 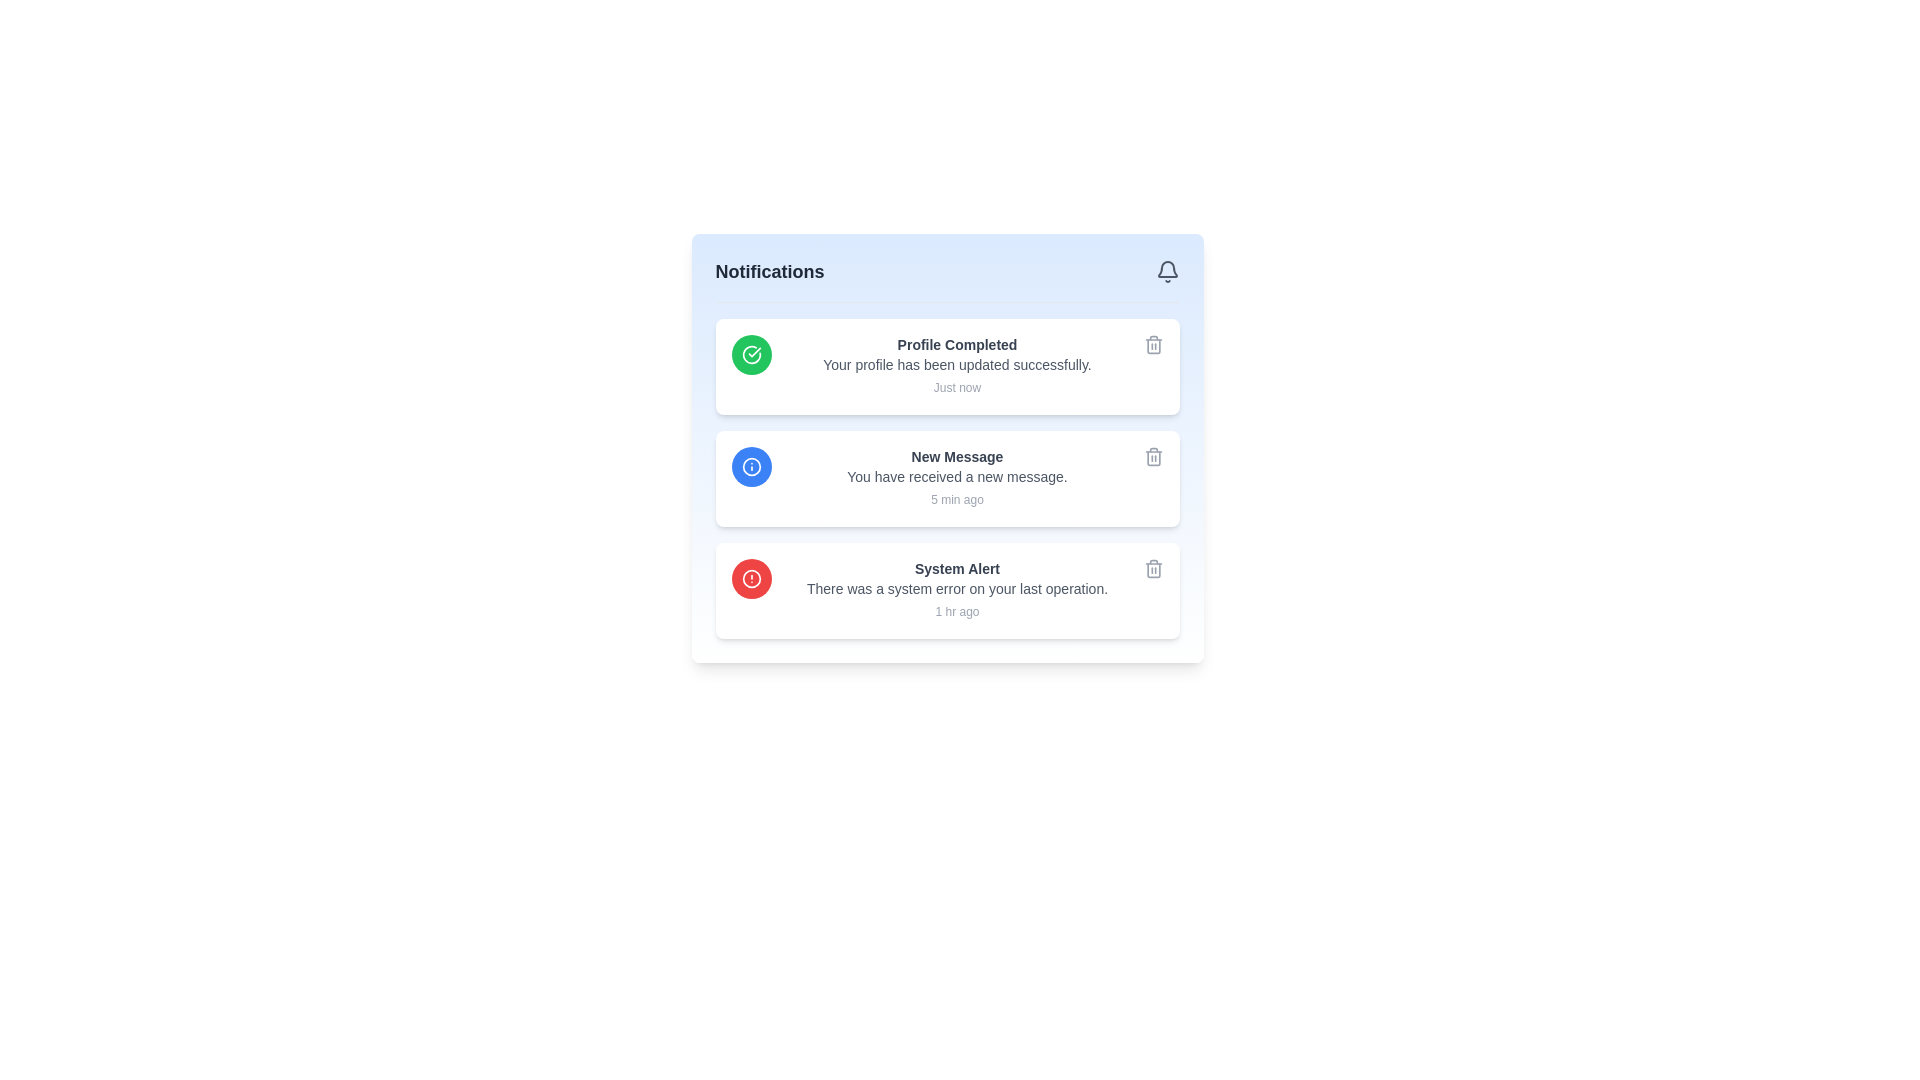 What do you see at coordinates (1167, 268) in the screenshot?
I see `the notification icon button located at the top-right corner of the notification panel` at bounding box center [1167, 268].